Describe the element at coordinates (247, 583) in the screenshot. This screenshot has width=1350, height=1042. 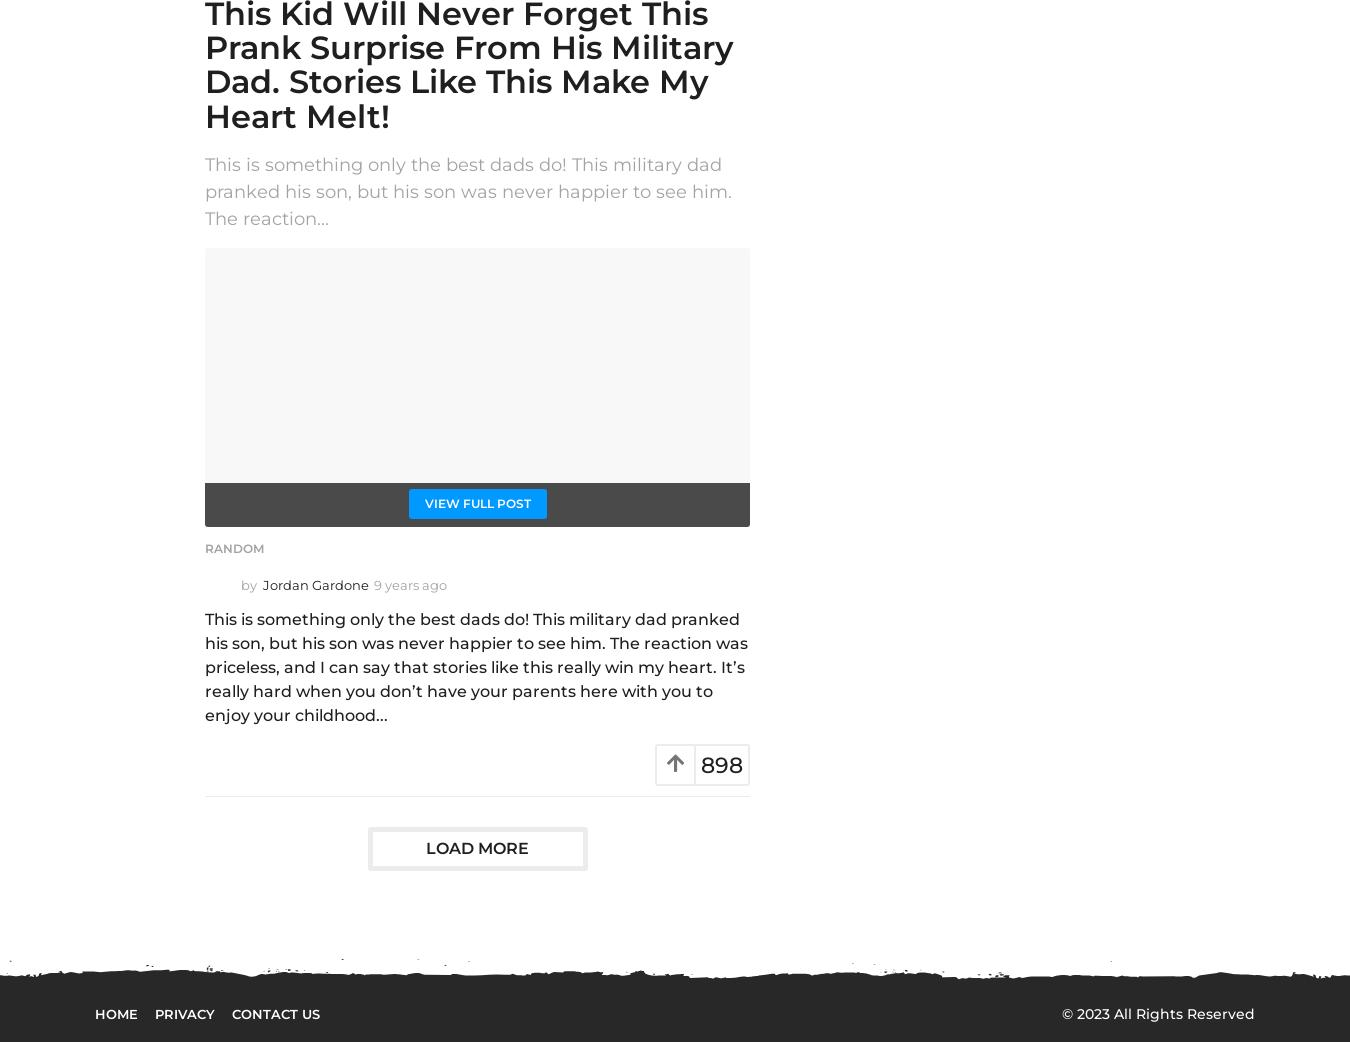
I see `'by'` at that location.